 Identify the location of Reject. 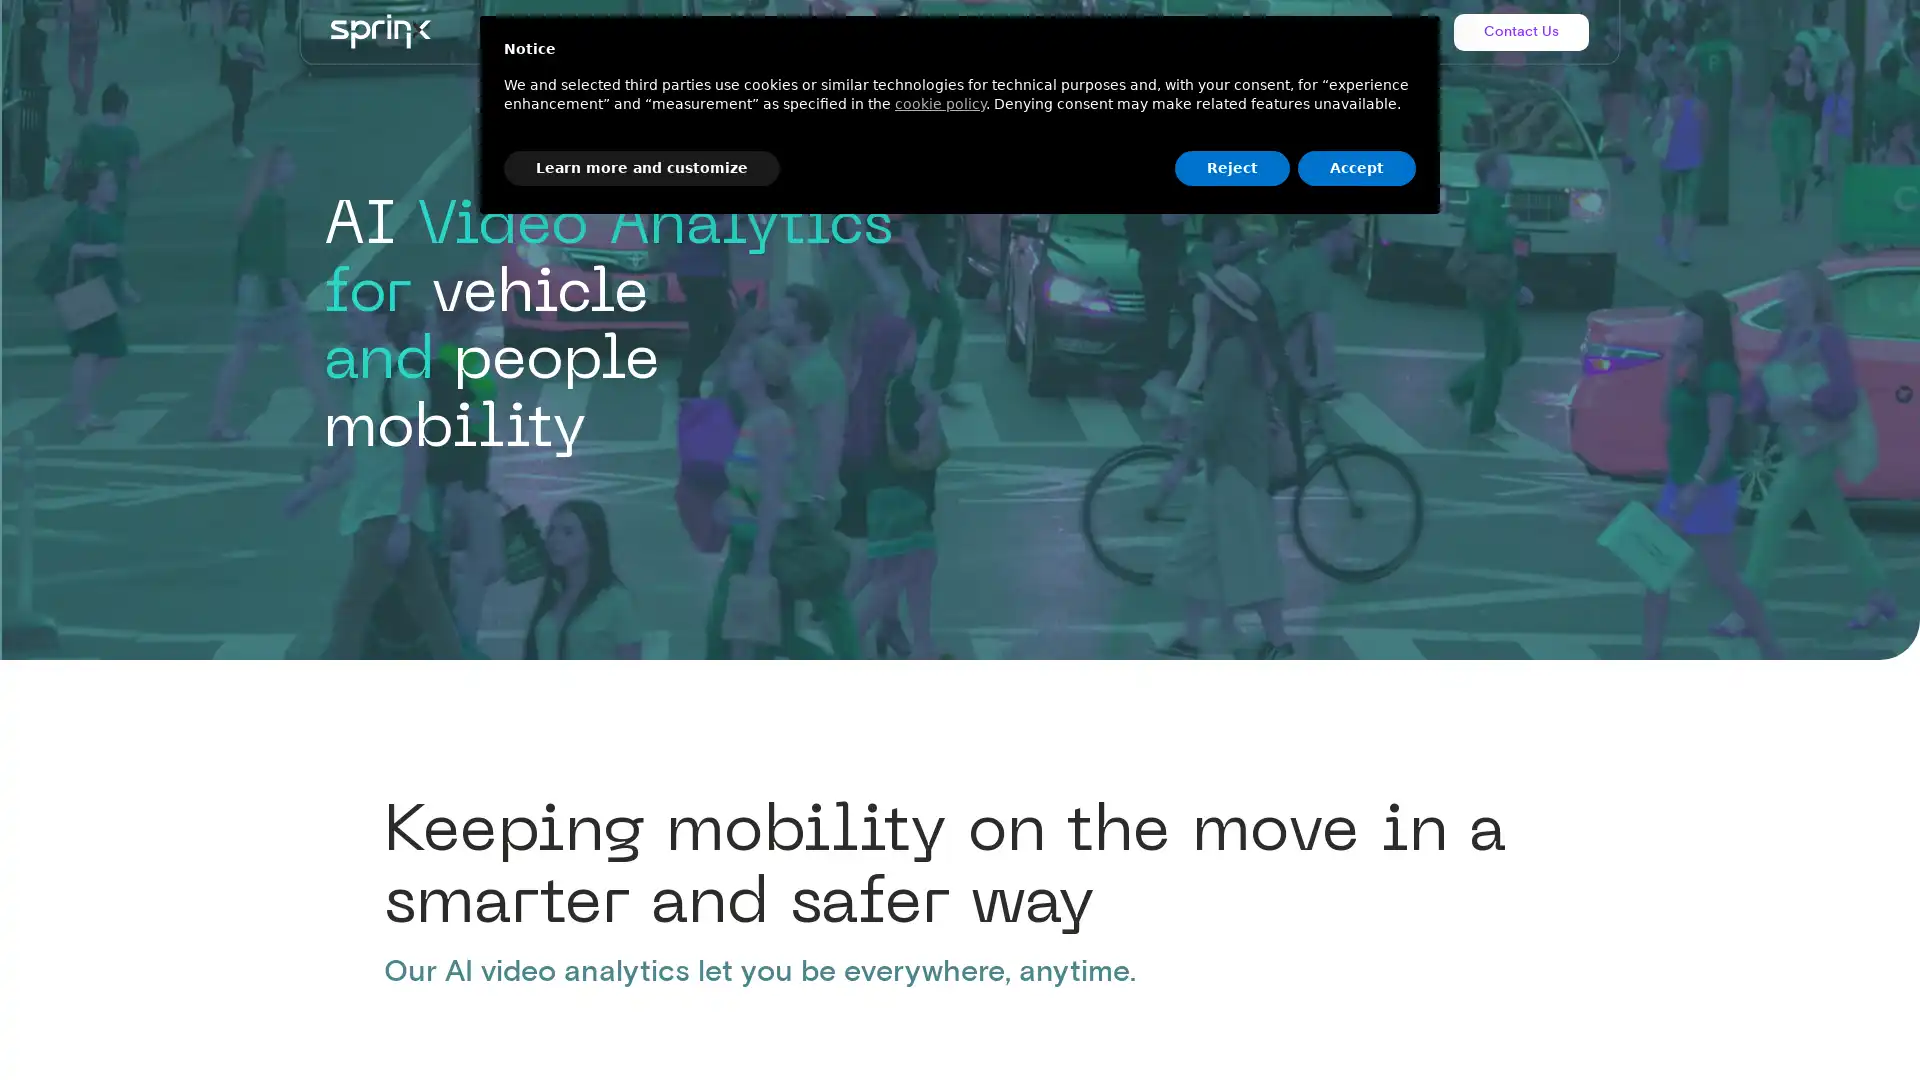
(1231, 167).